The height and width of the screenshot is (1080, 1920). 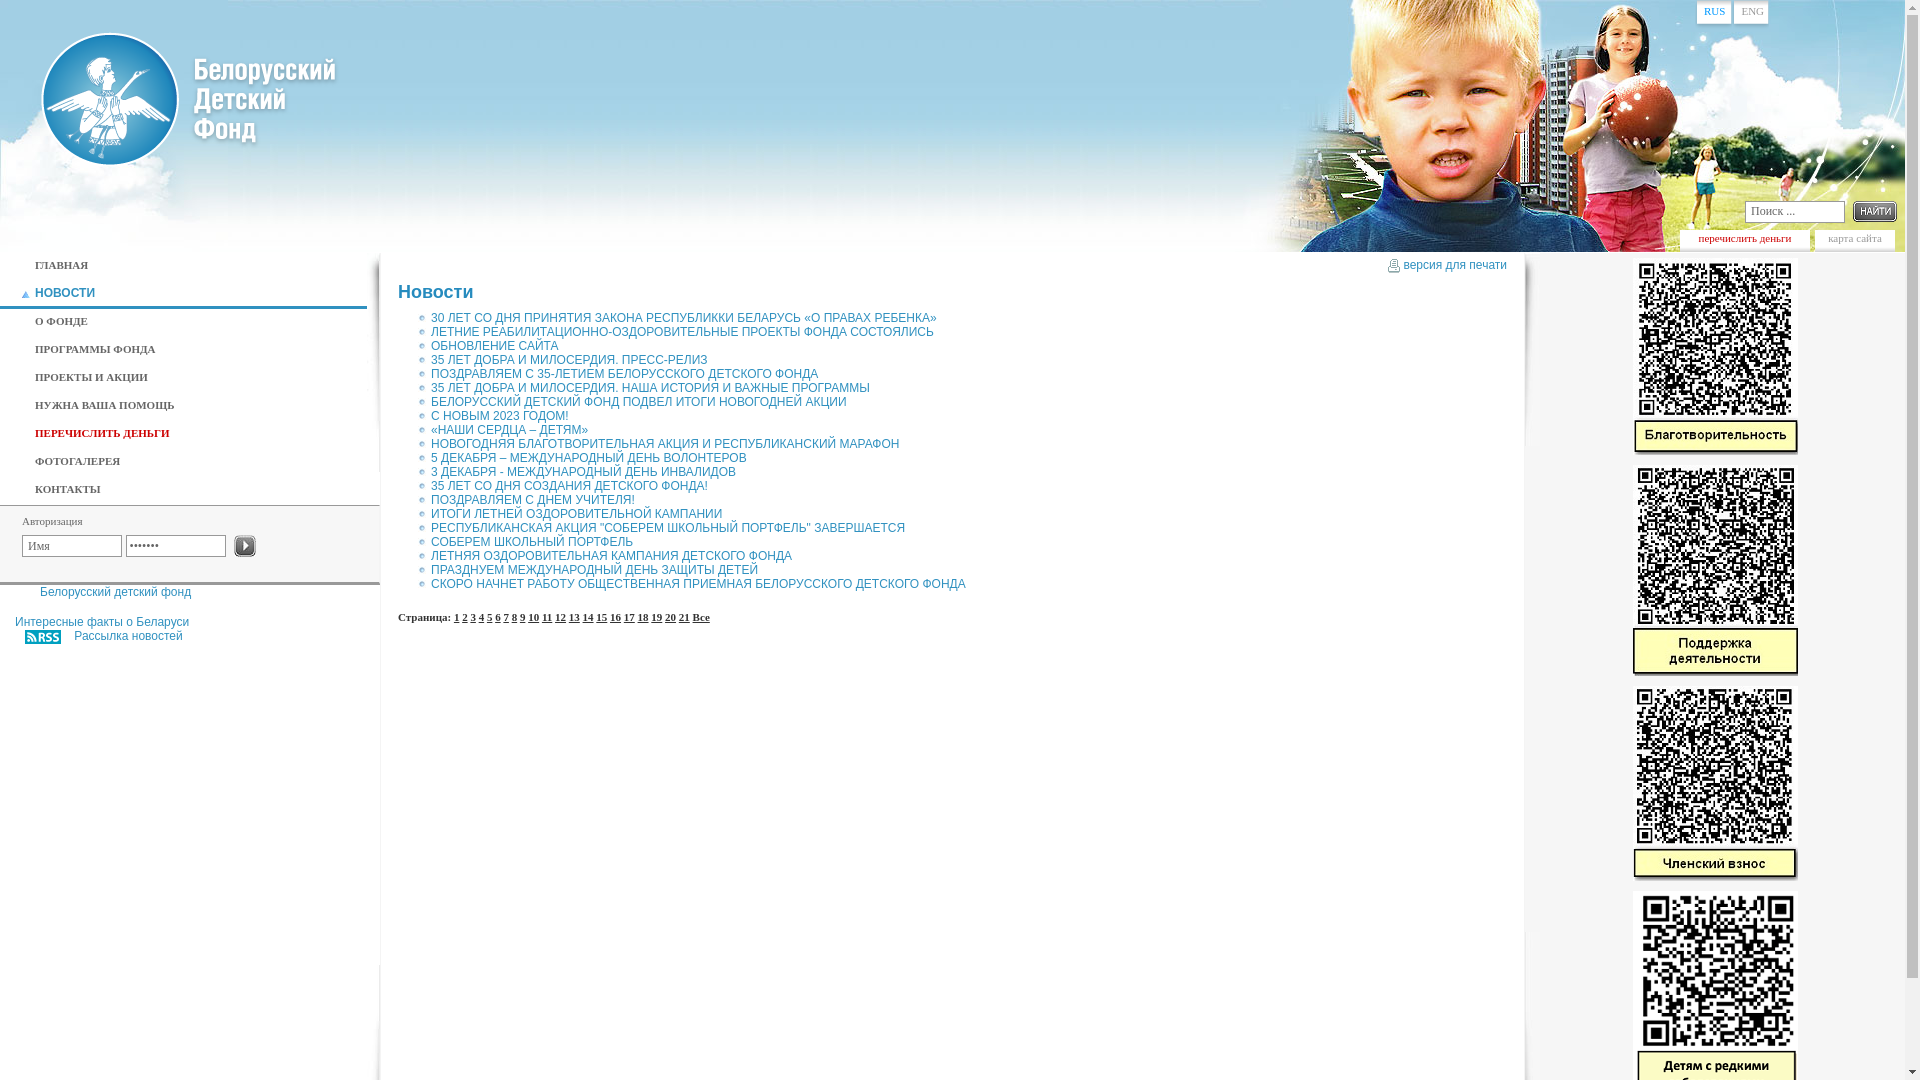 What do you see at coordinates (1713, 782) in the screenshot?
I see `'Membership'` at bounding box center [1713, 782].